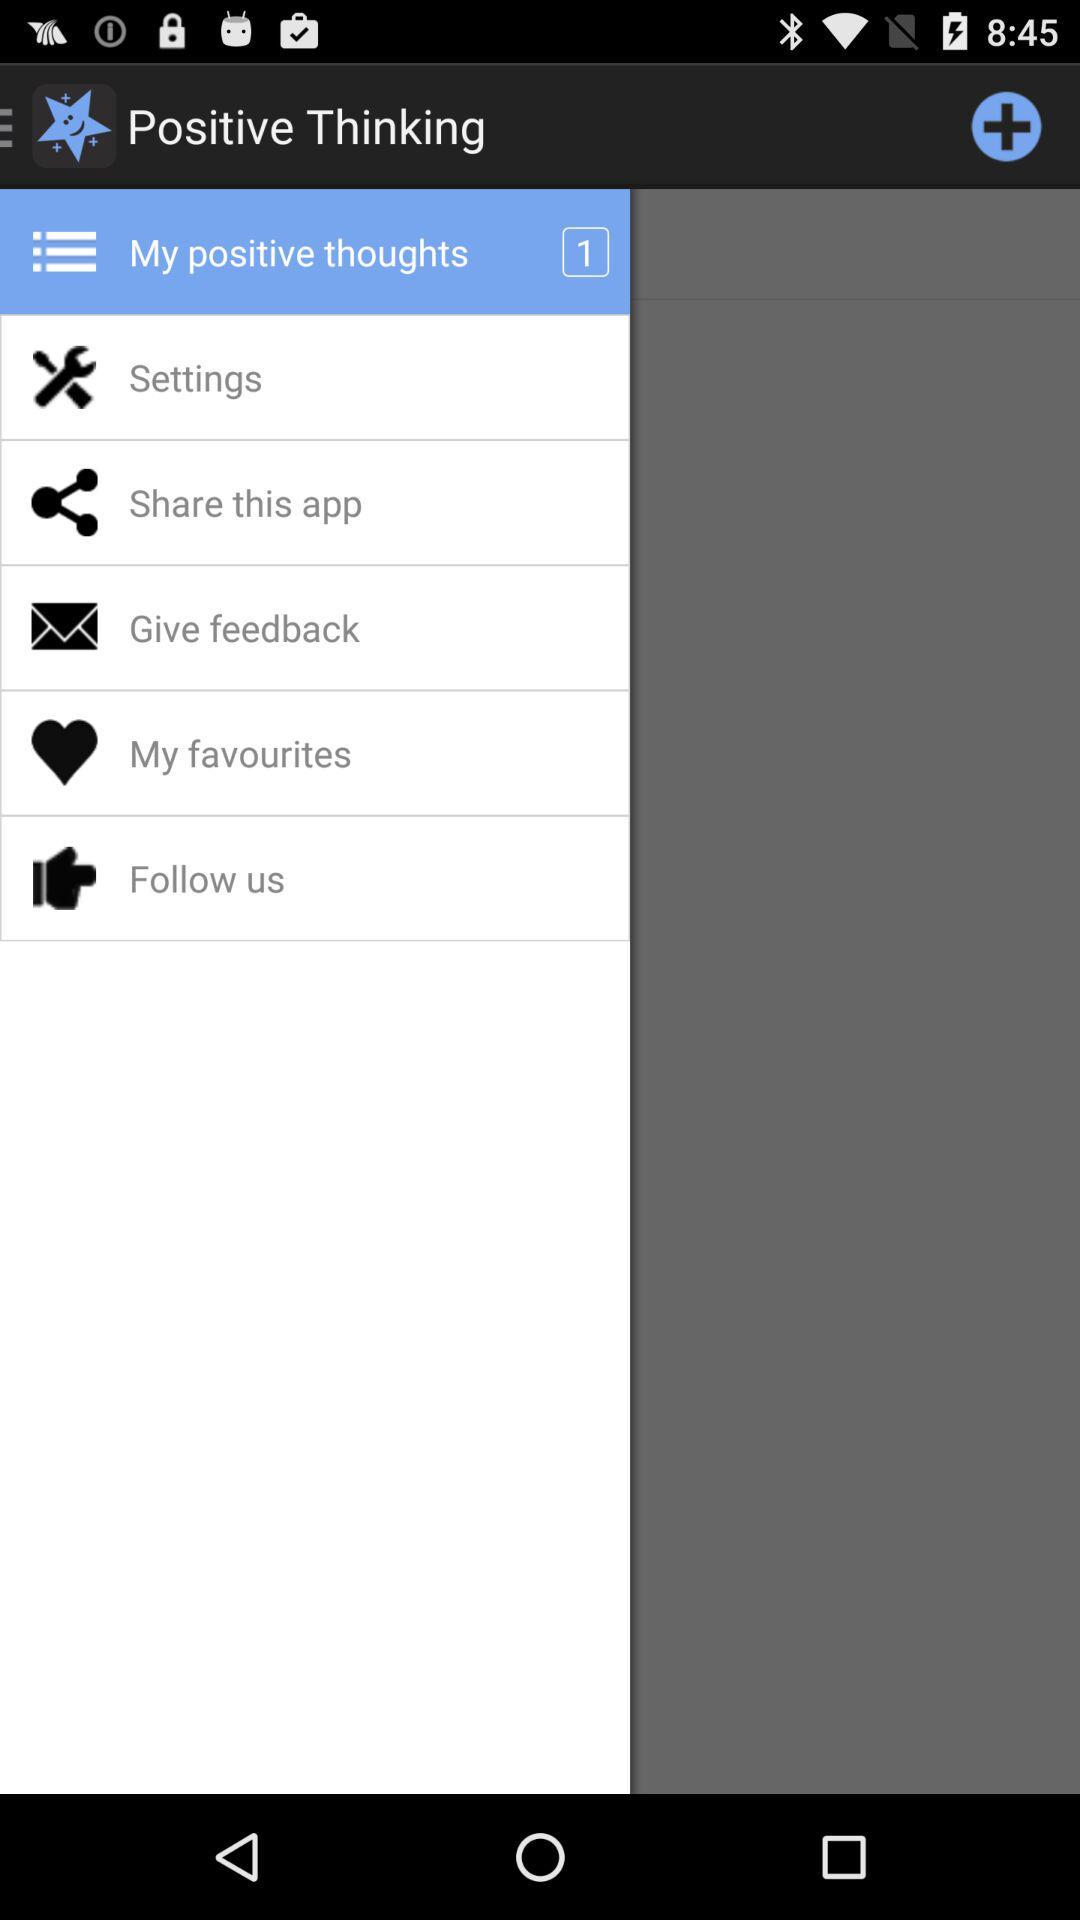  I want to click on my positive thoughts item, so click(350, 251).